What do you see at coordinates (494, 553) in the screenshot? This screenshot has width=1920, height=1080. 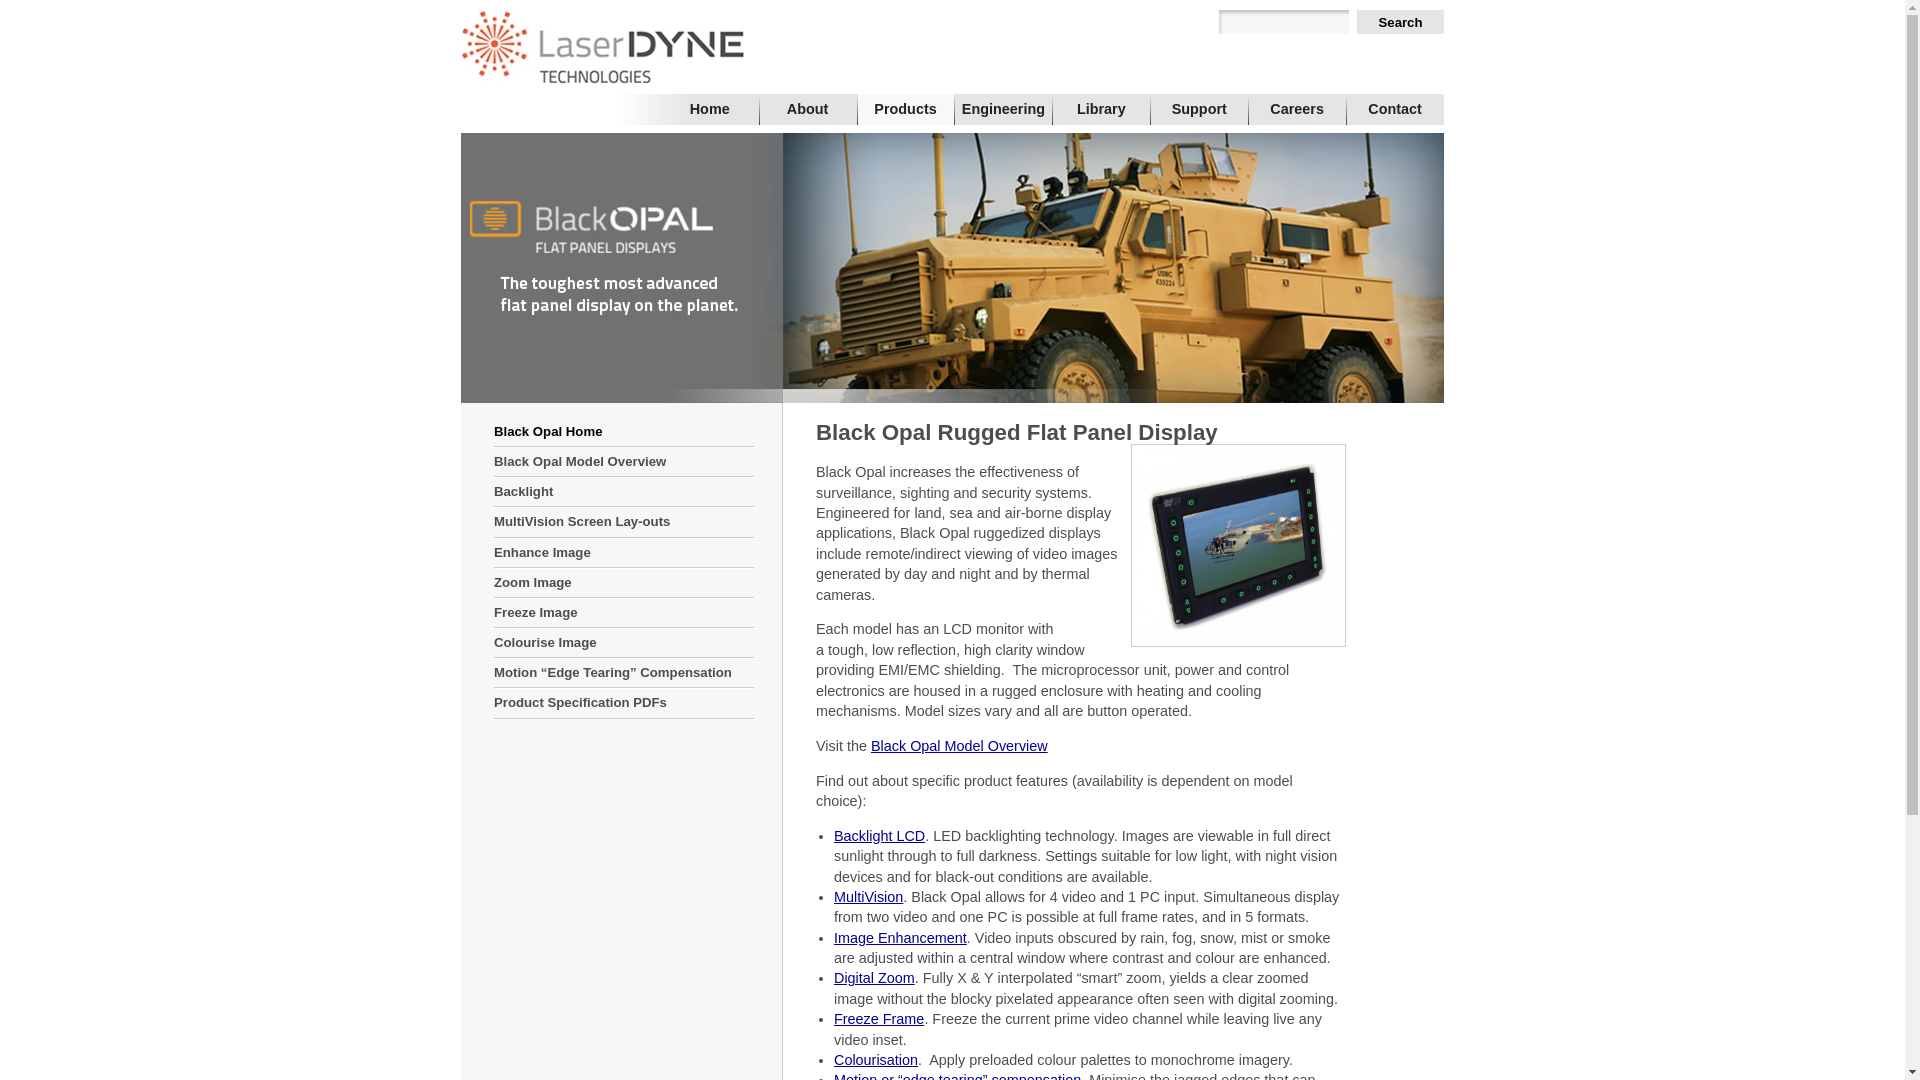 I see `'Enhance Image'` at bounding box center [494, 553].